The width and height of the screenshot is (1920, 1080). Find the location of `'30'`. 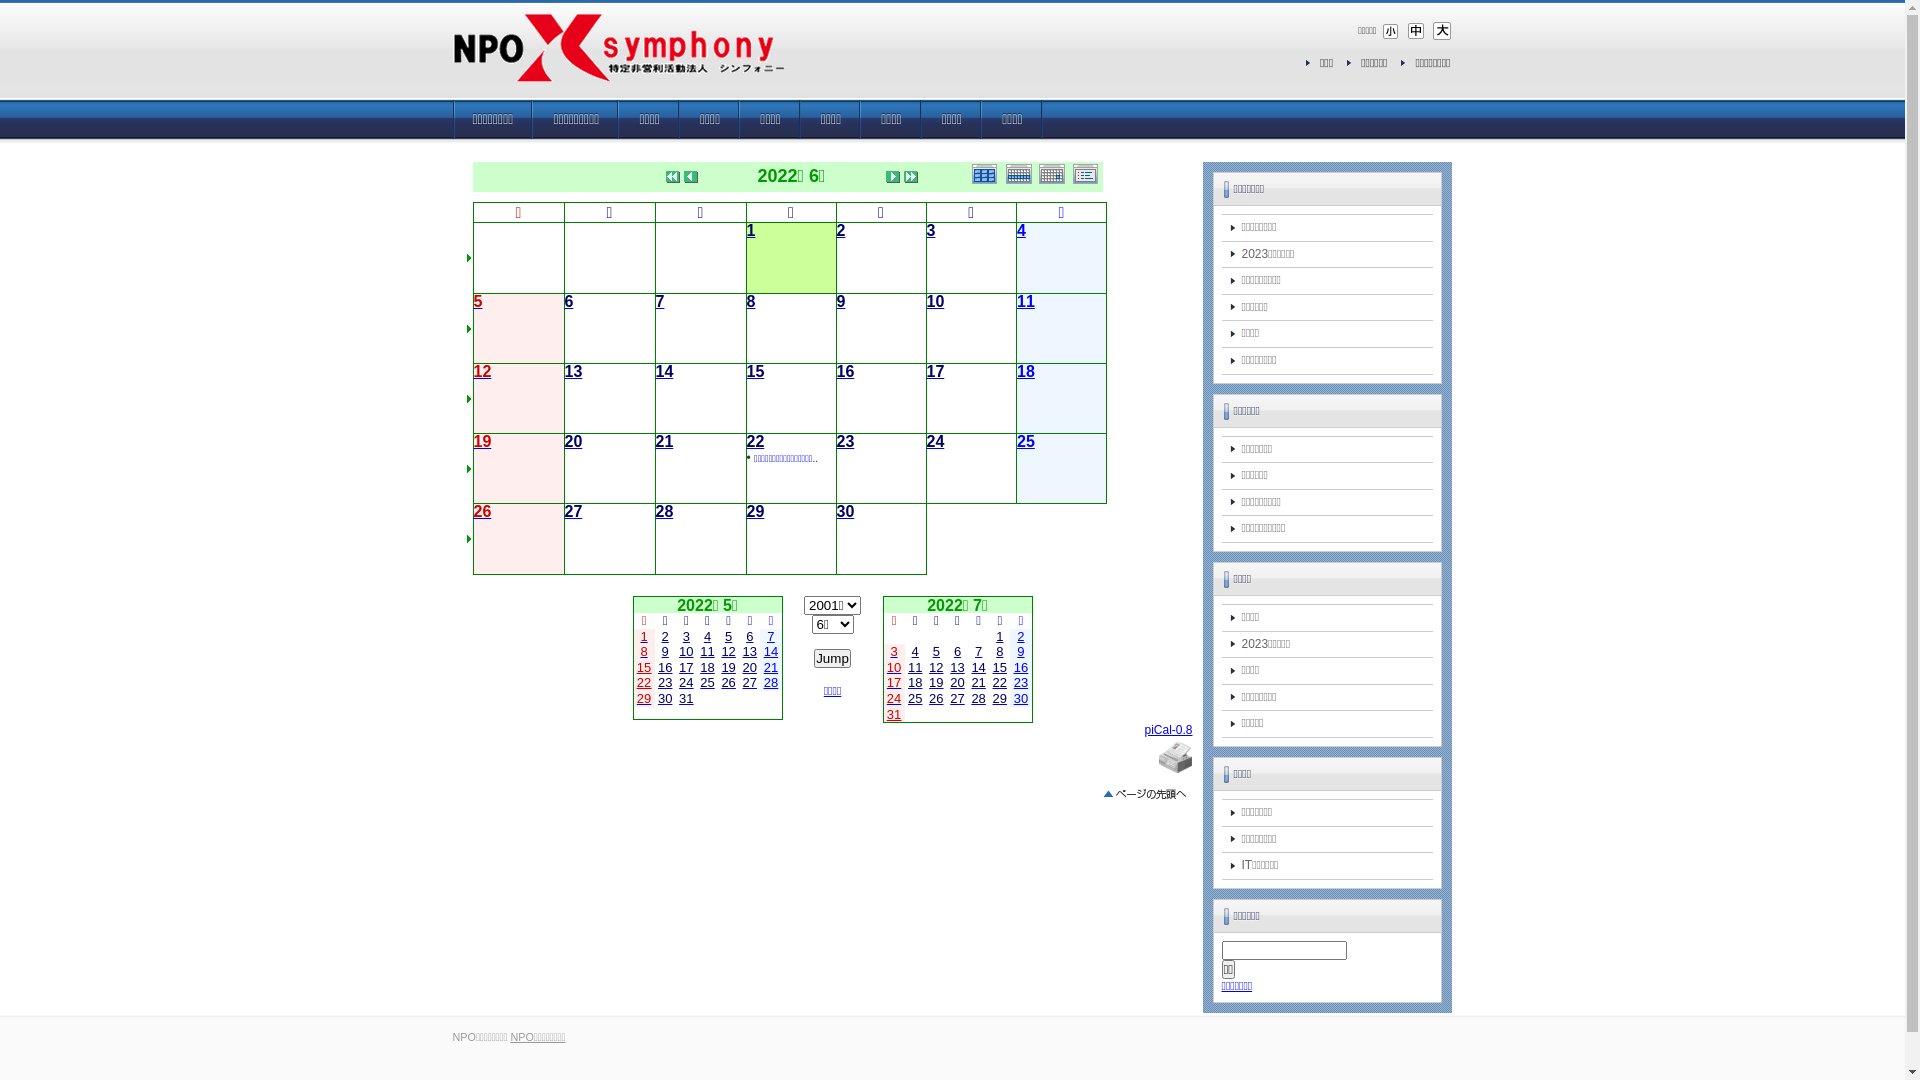

'30' is located at coordinates (844, 512).